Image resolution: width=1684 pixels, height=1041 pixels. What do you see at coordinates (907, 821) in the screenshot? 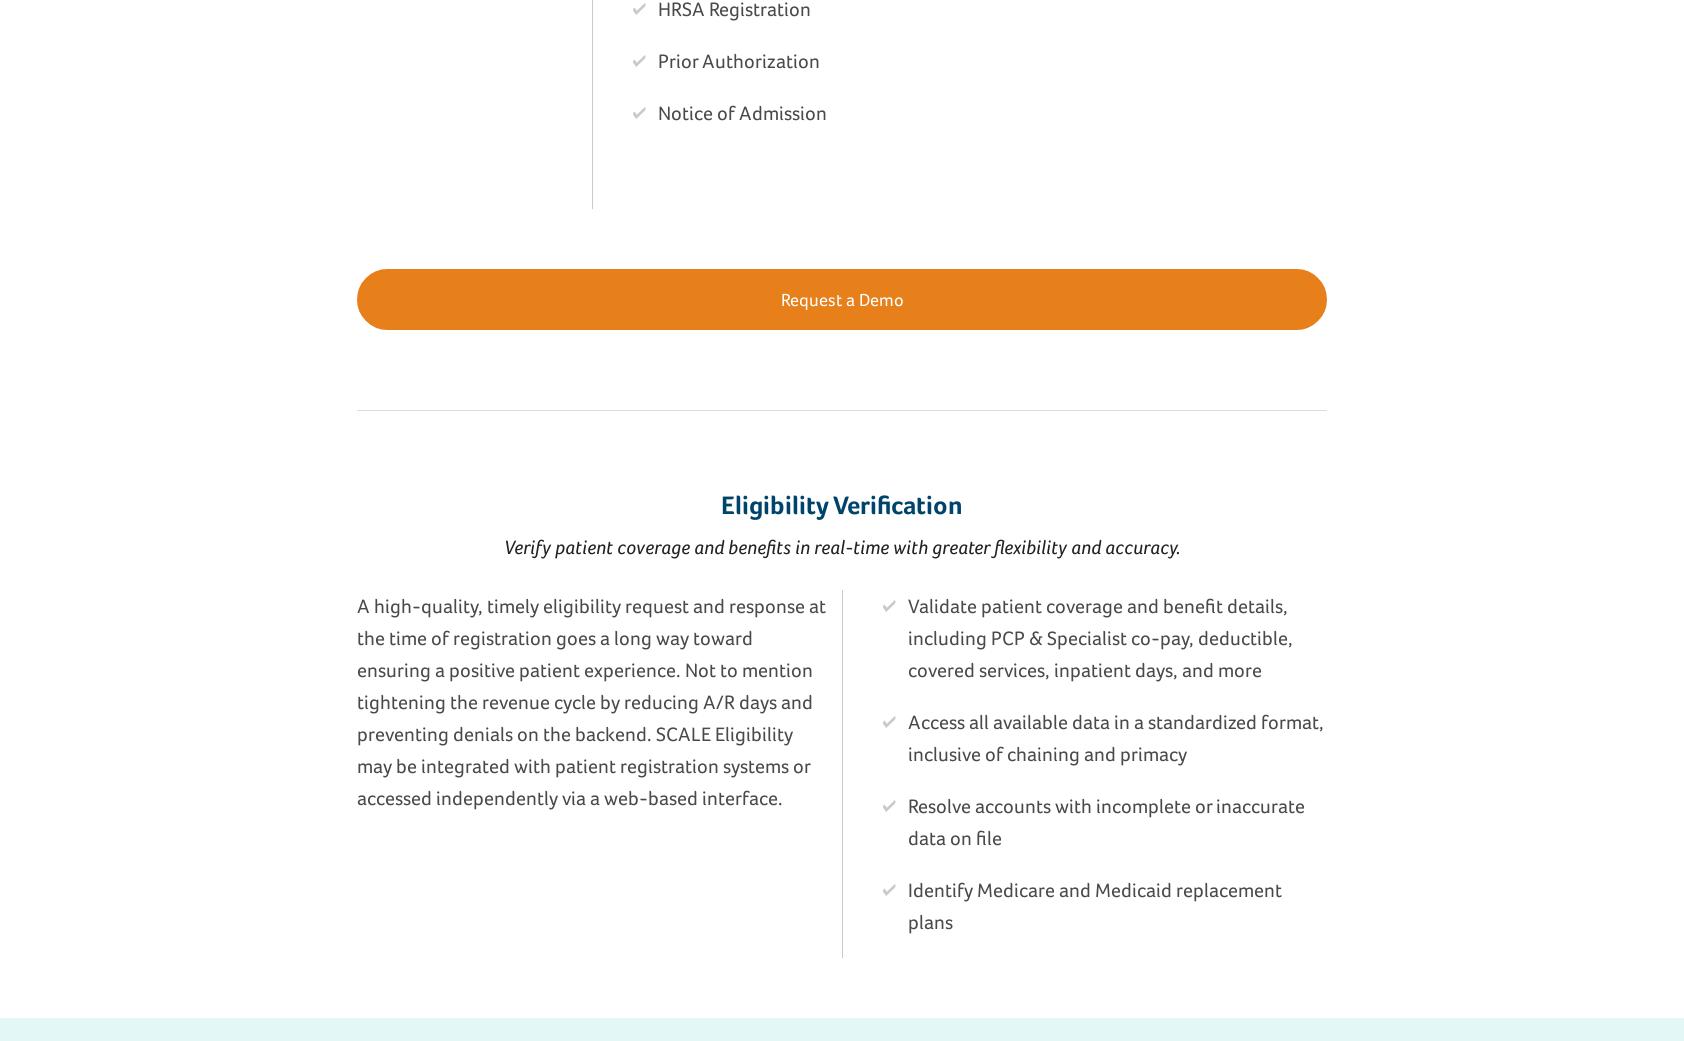
I see `'Resolve accounts with incomplete or inaccurate data on file'` at bounding box center [907, 821].